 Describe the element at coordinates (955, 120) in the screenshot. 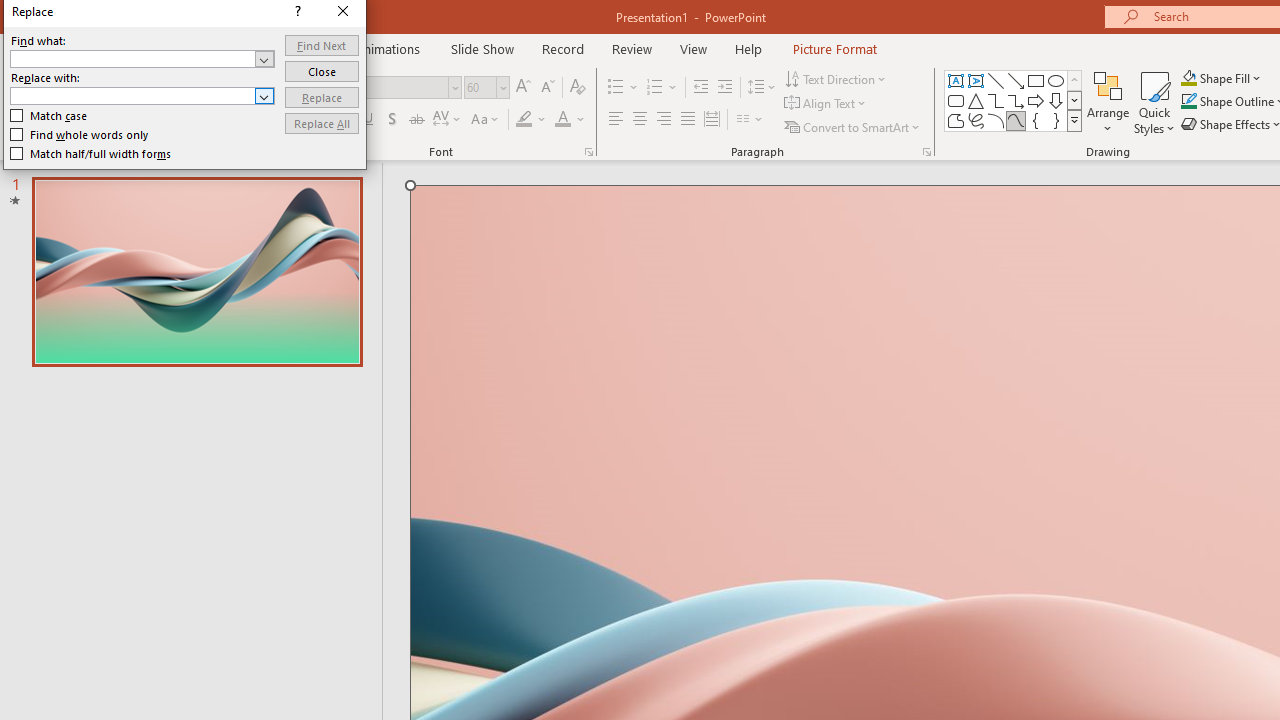

I see `'Freeform: Shape'` at that location.